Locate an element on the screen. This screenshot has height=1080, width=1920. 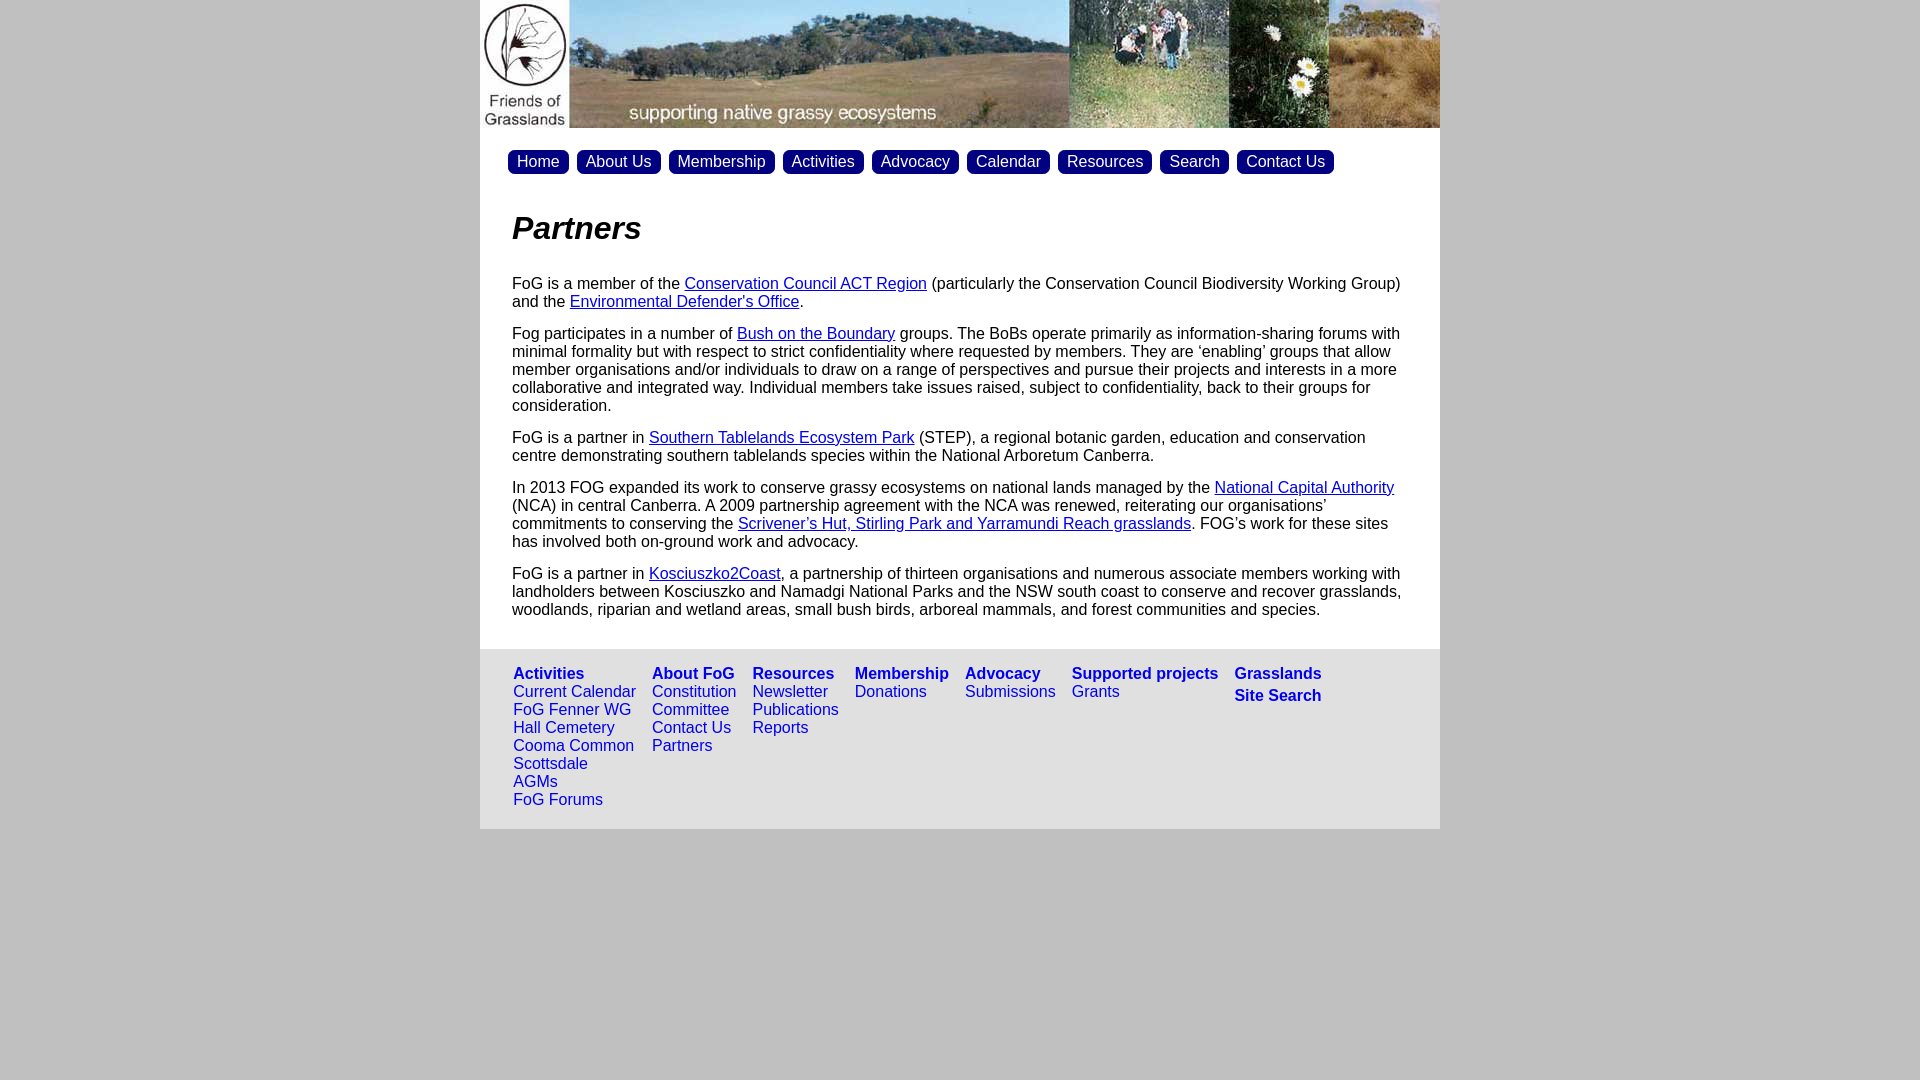
'Contact Us' is located at coordinates (1285, 161).